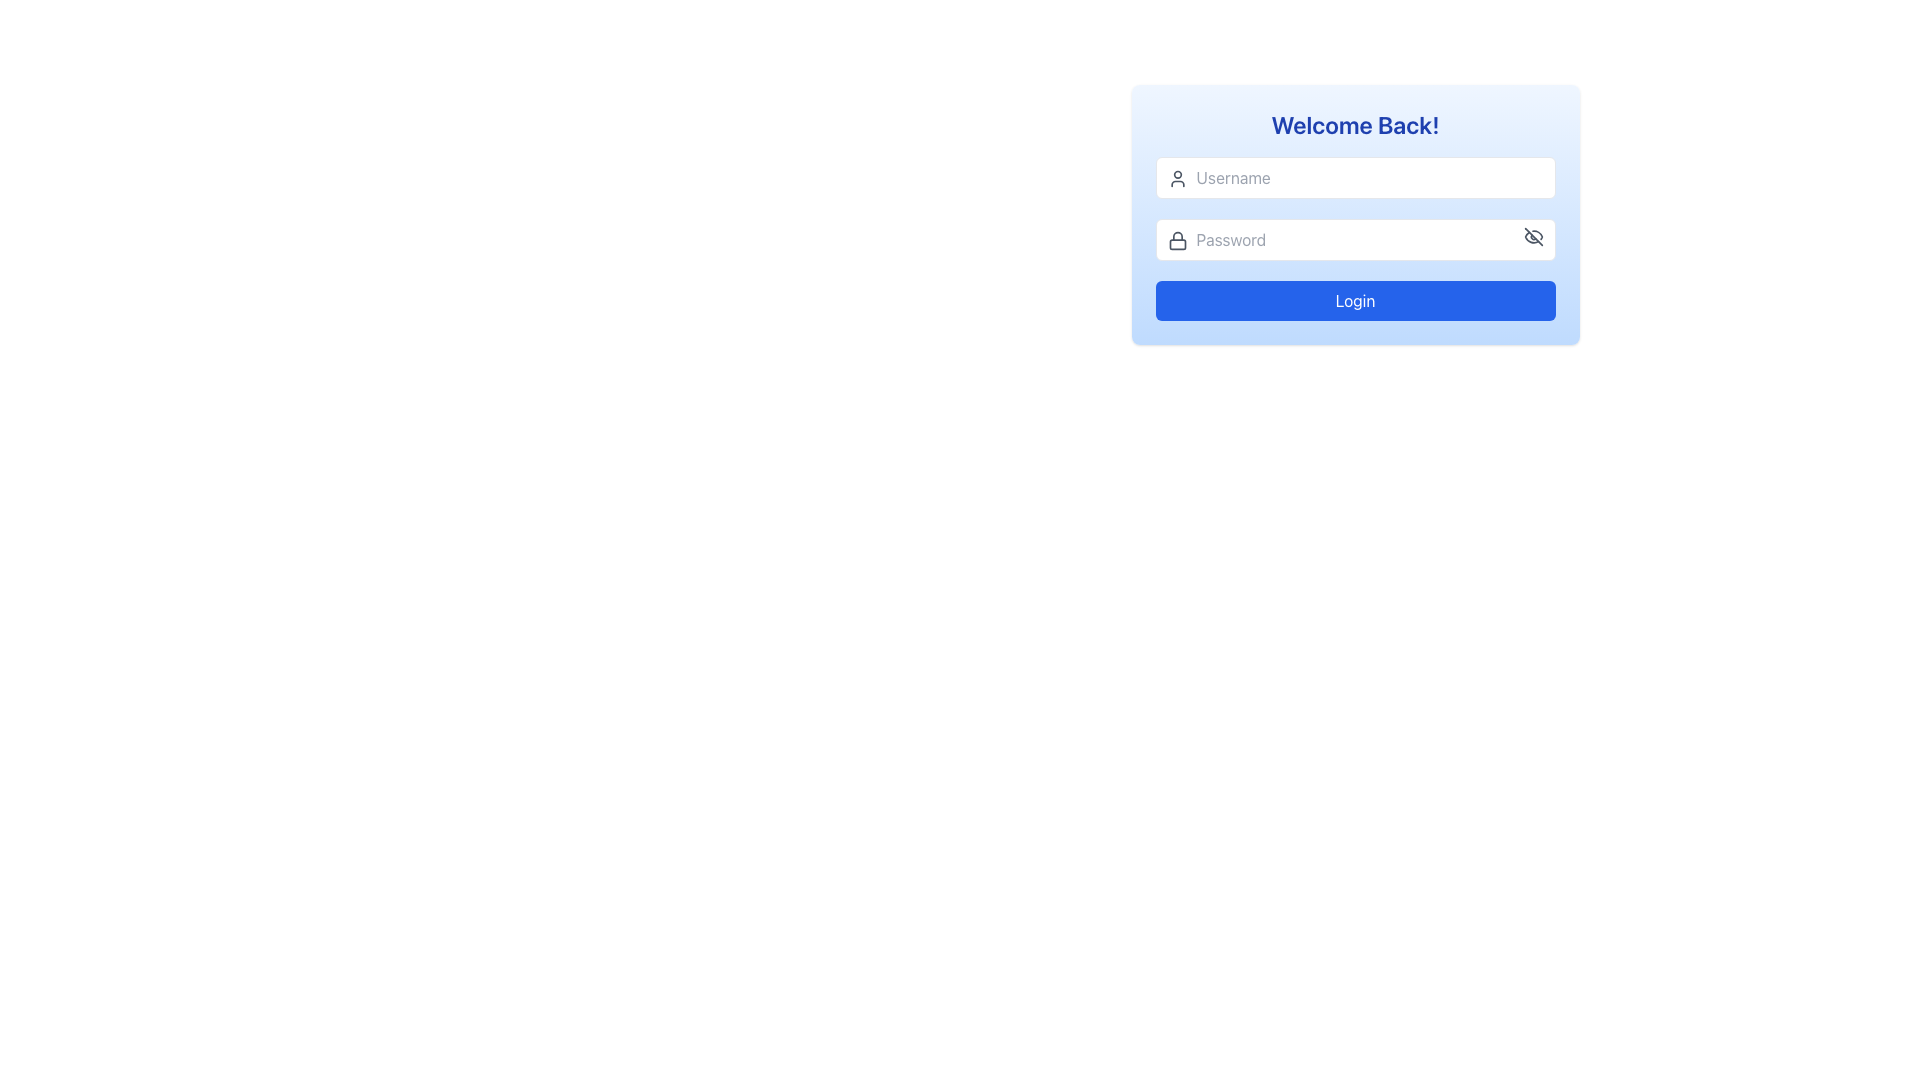 This screenshot has height=1080, width=1920. What do you see at coordinates (1532, 235) in the screenshot?
I see `the eye icon with a line crossing it` at bounding box center [1532, 235].